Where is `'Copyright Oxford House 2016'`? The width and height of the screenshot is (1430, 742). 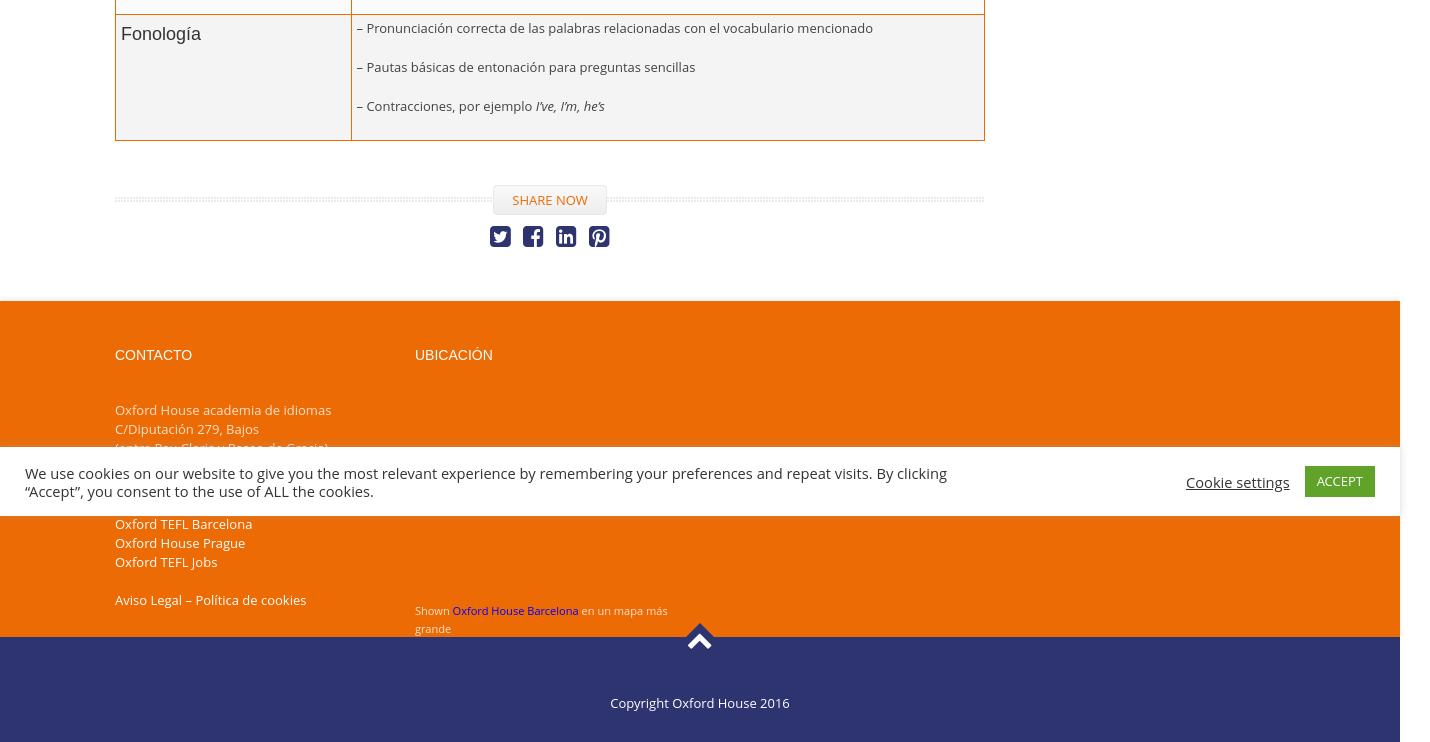 'Copyright Oxford House 2016' is located at coordinates (610, 701).